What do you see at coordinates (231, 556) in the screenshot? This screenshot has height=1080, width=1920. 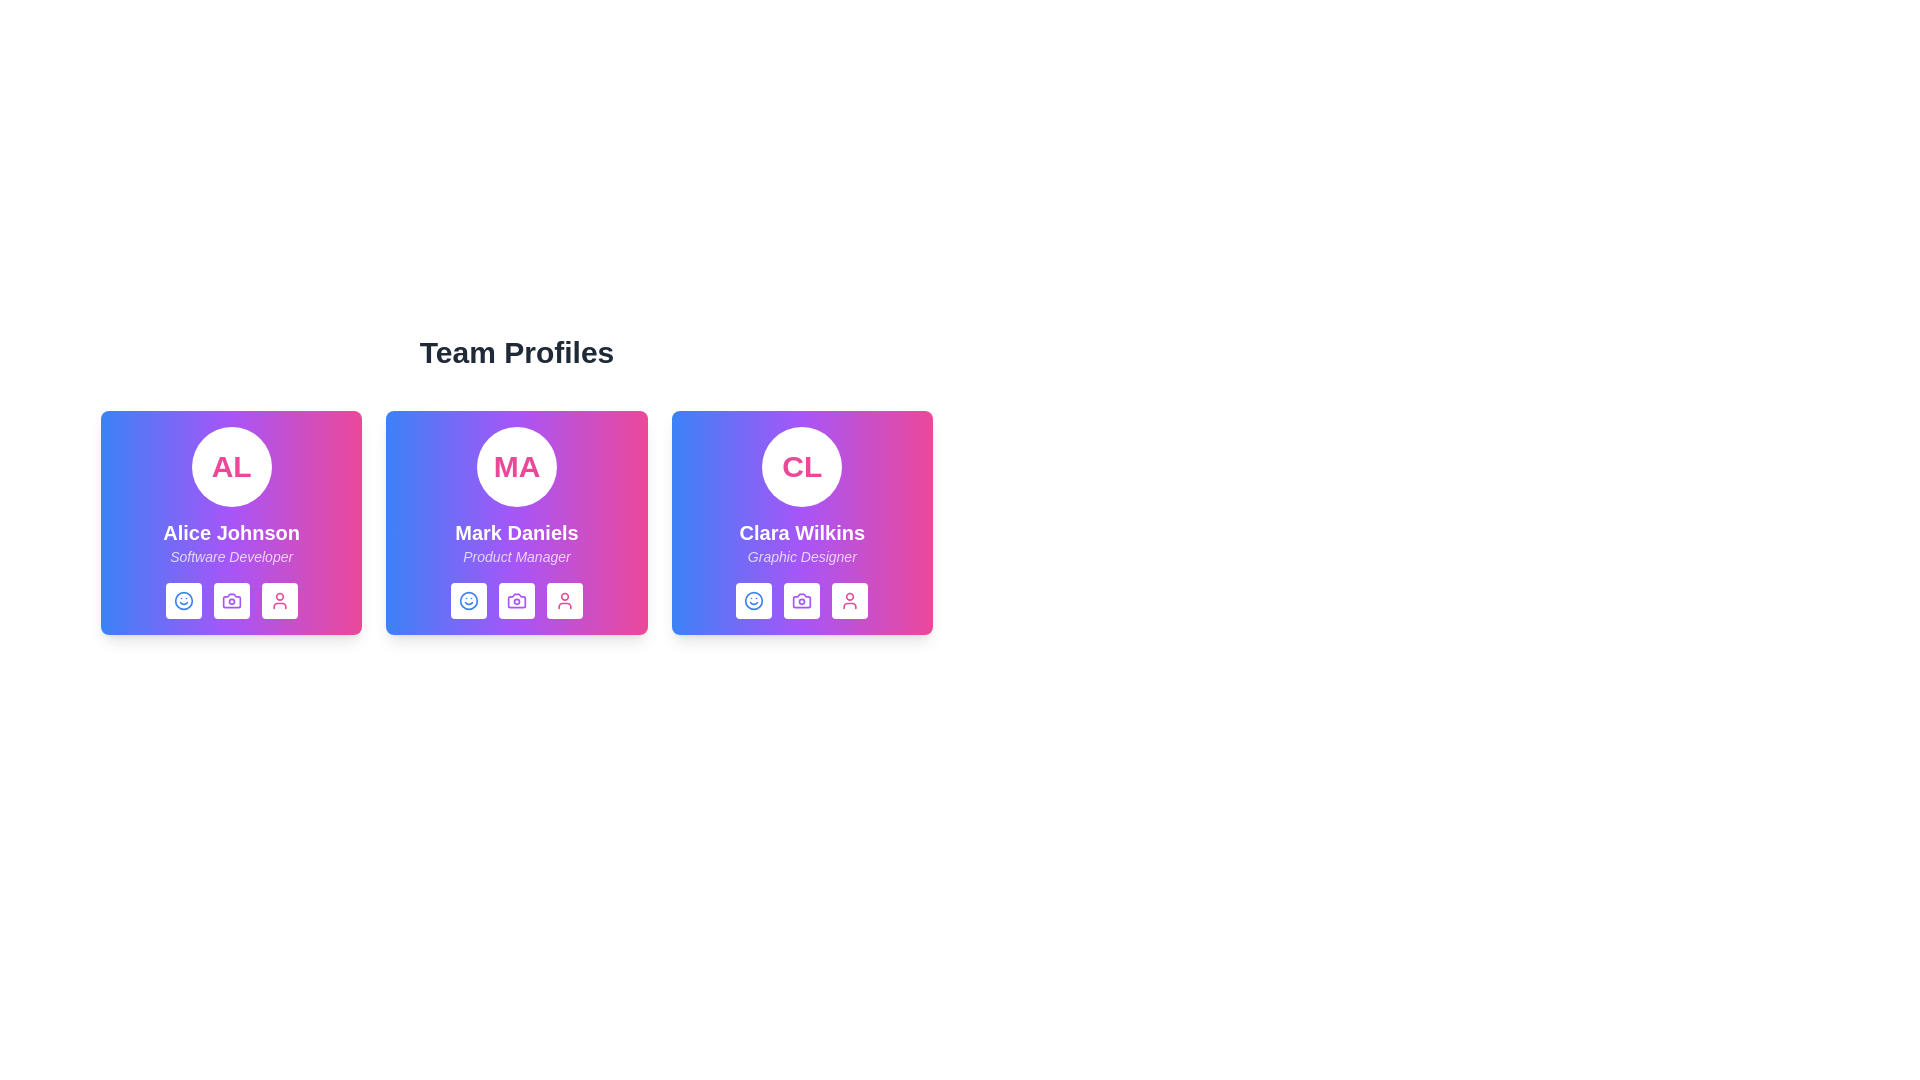 I see `the text label that identifies the job title or role for the profile of Alice Johnson, positioned beneath her name and above interactive icons` at bounding box center [231, 556].